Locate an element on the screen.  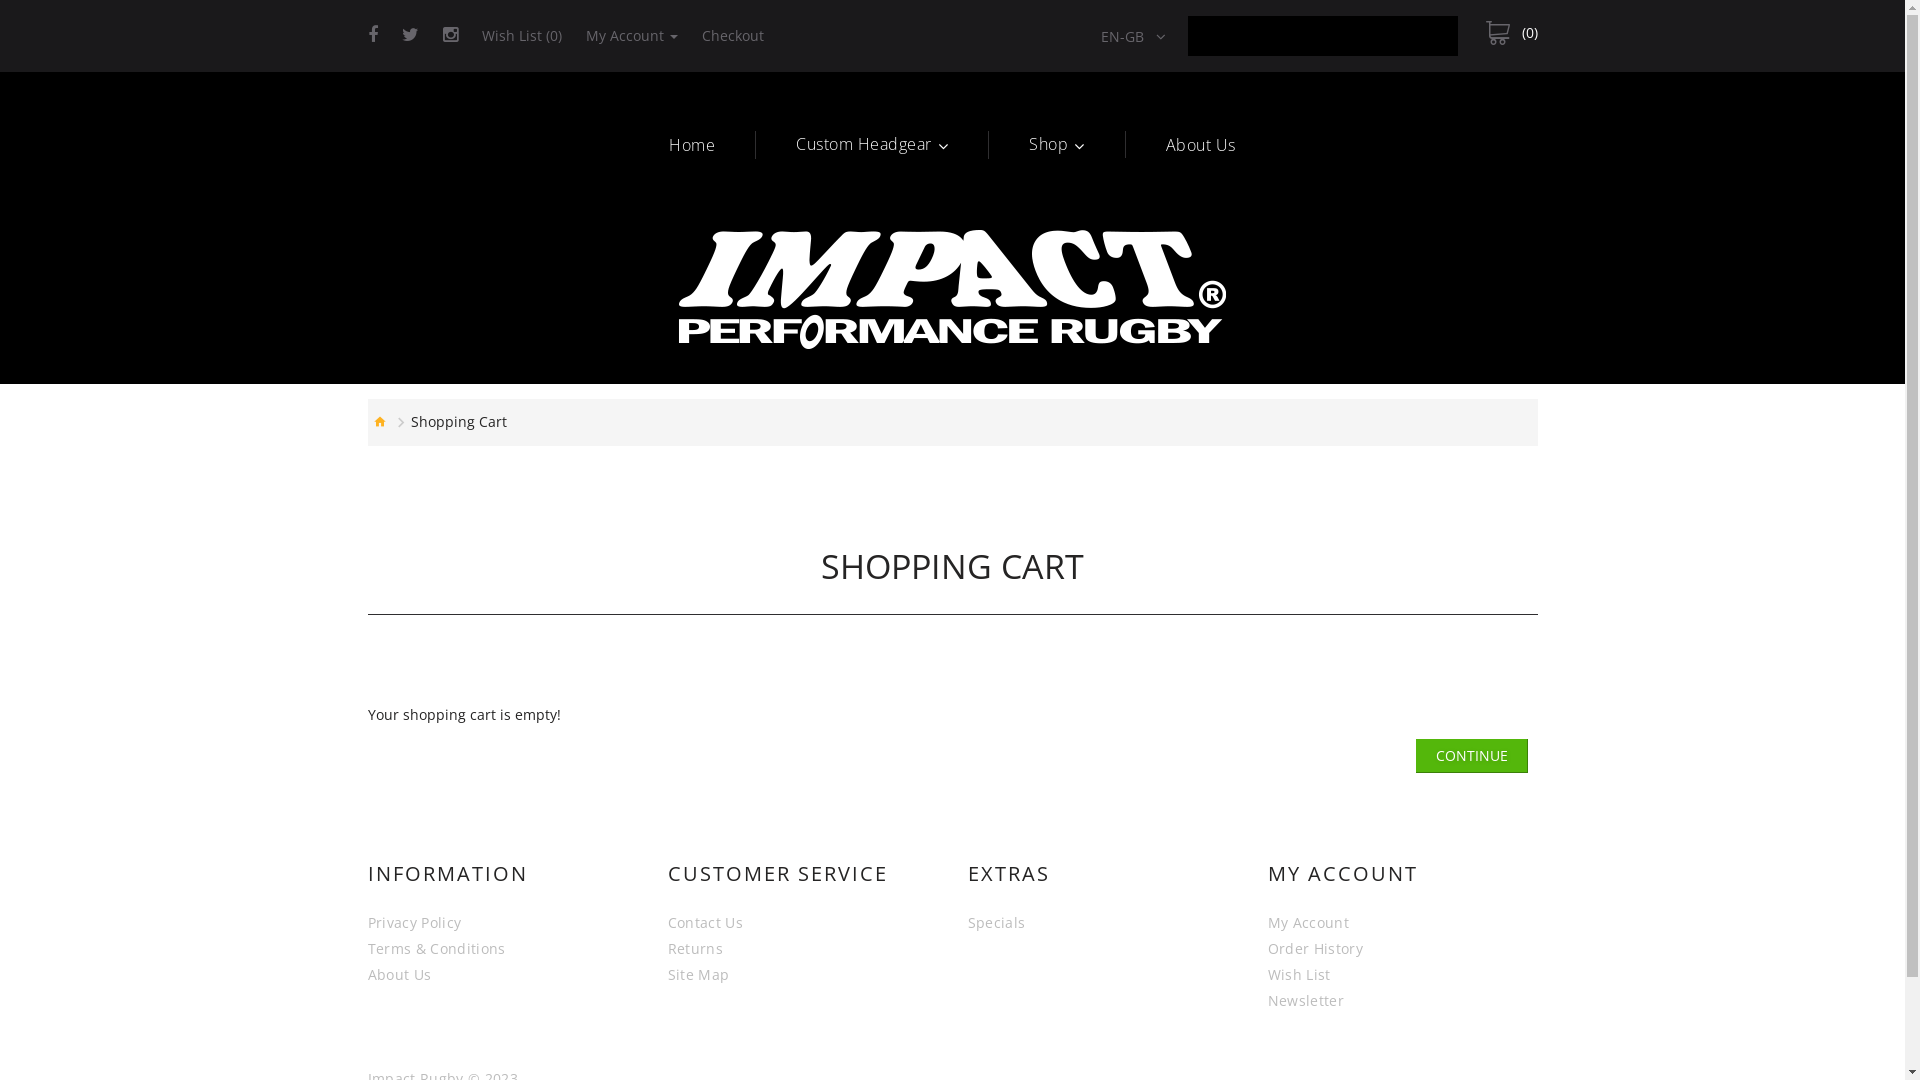
'Custom Headgear' is located at coordinates (795, 144).